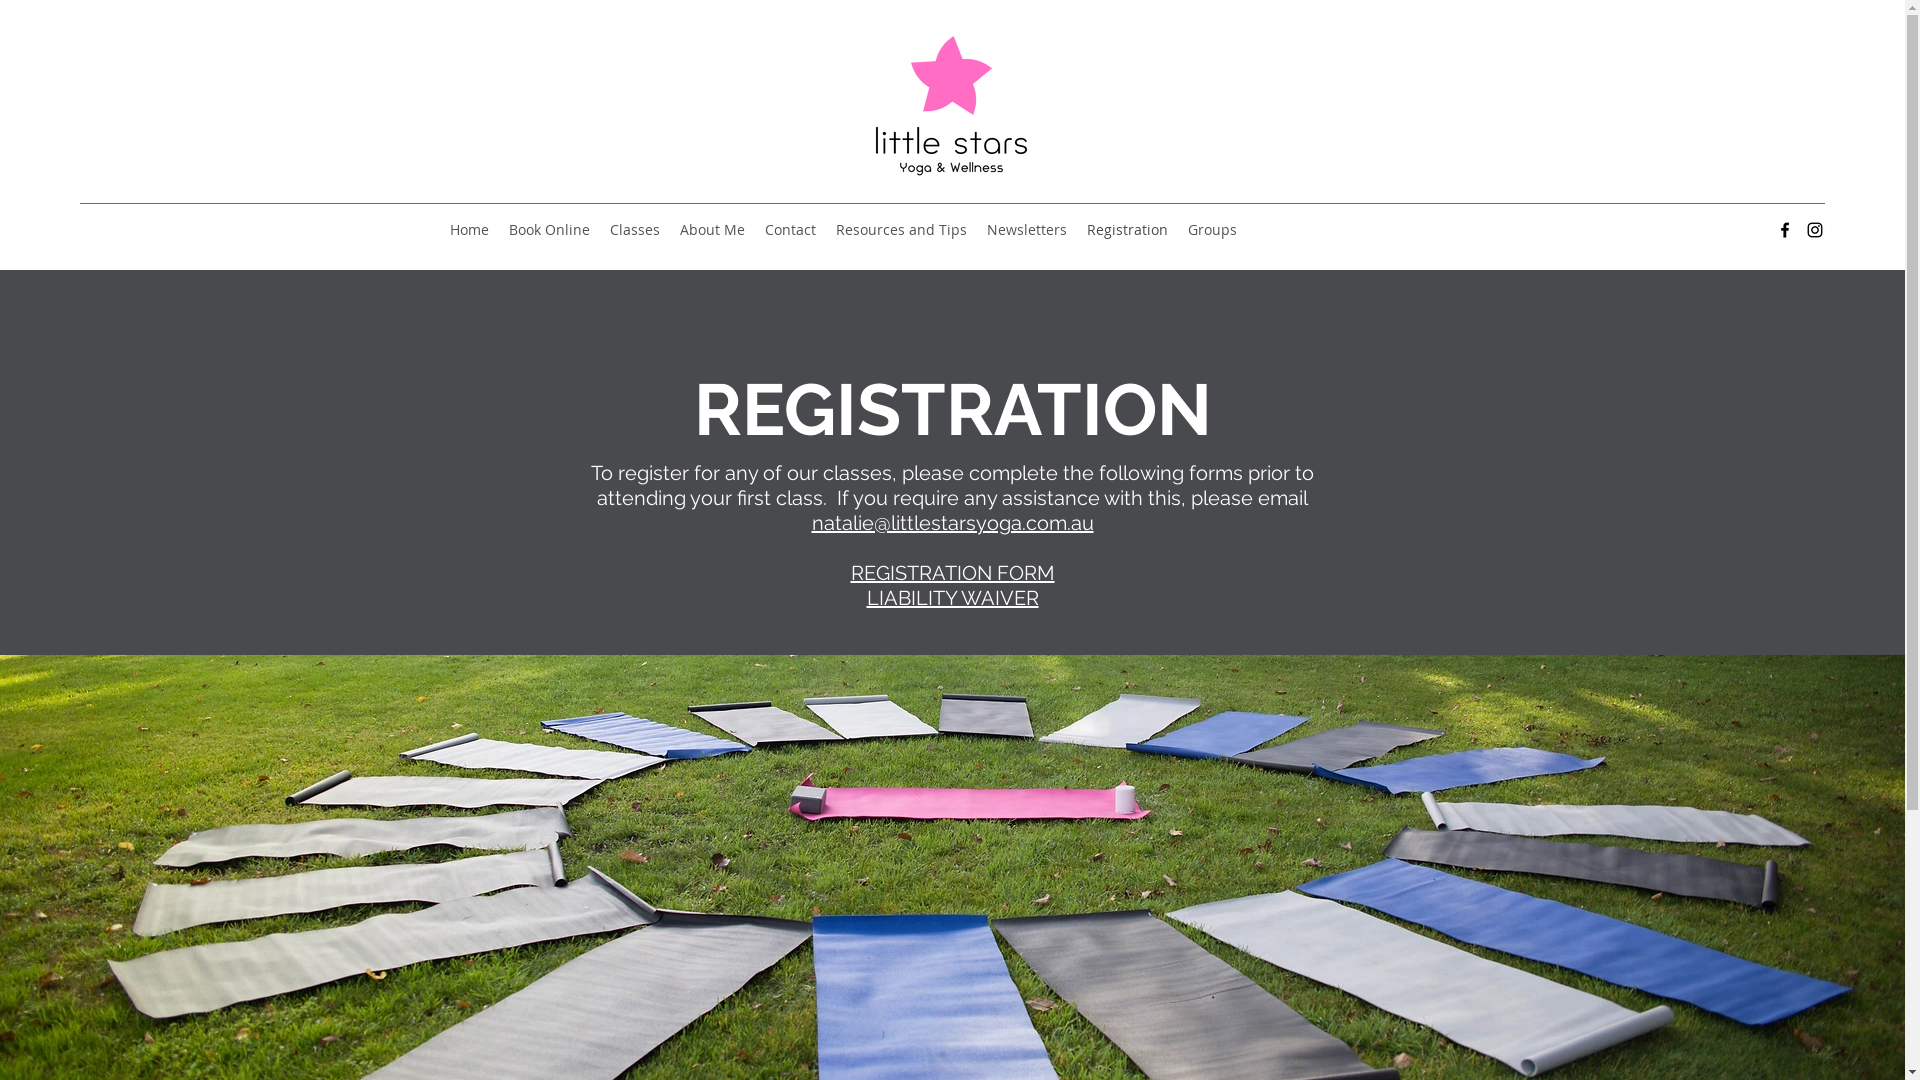 Image resolution: width=1920 pixels, height=1080 pixels. Describe the element at coordinates (712, 229) in the screenshot. I see `'About Me'` at that location.